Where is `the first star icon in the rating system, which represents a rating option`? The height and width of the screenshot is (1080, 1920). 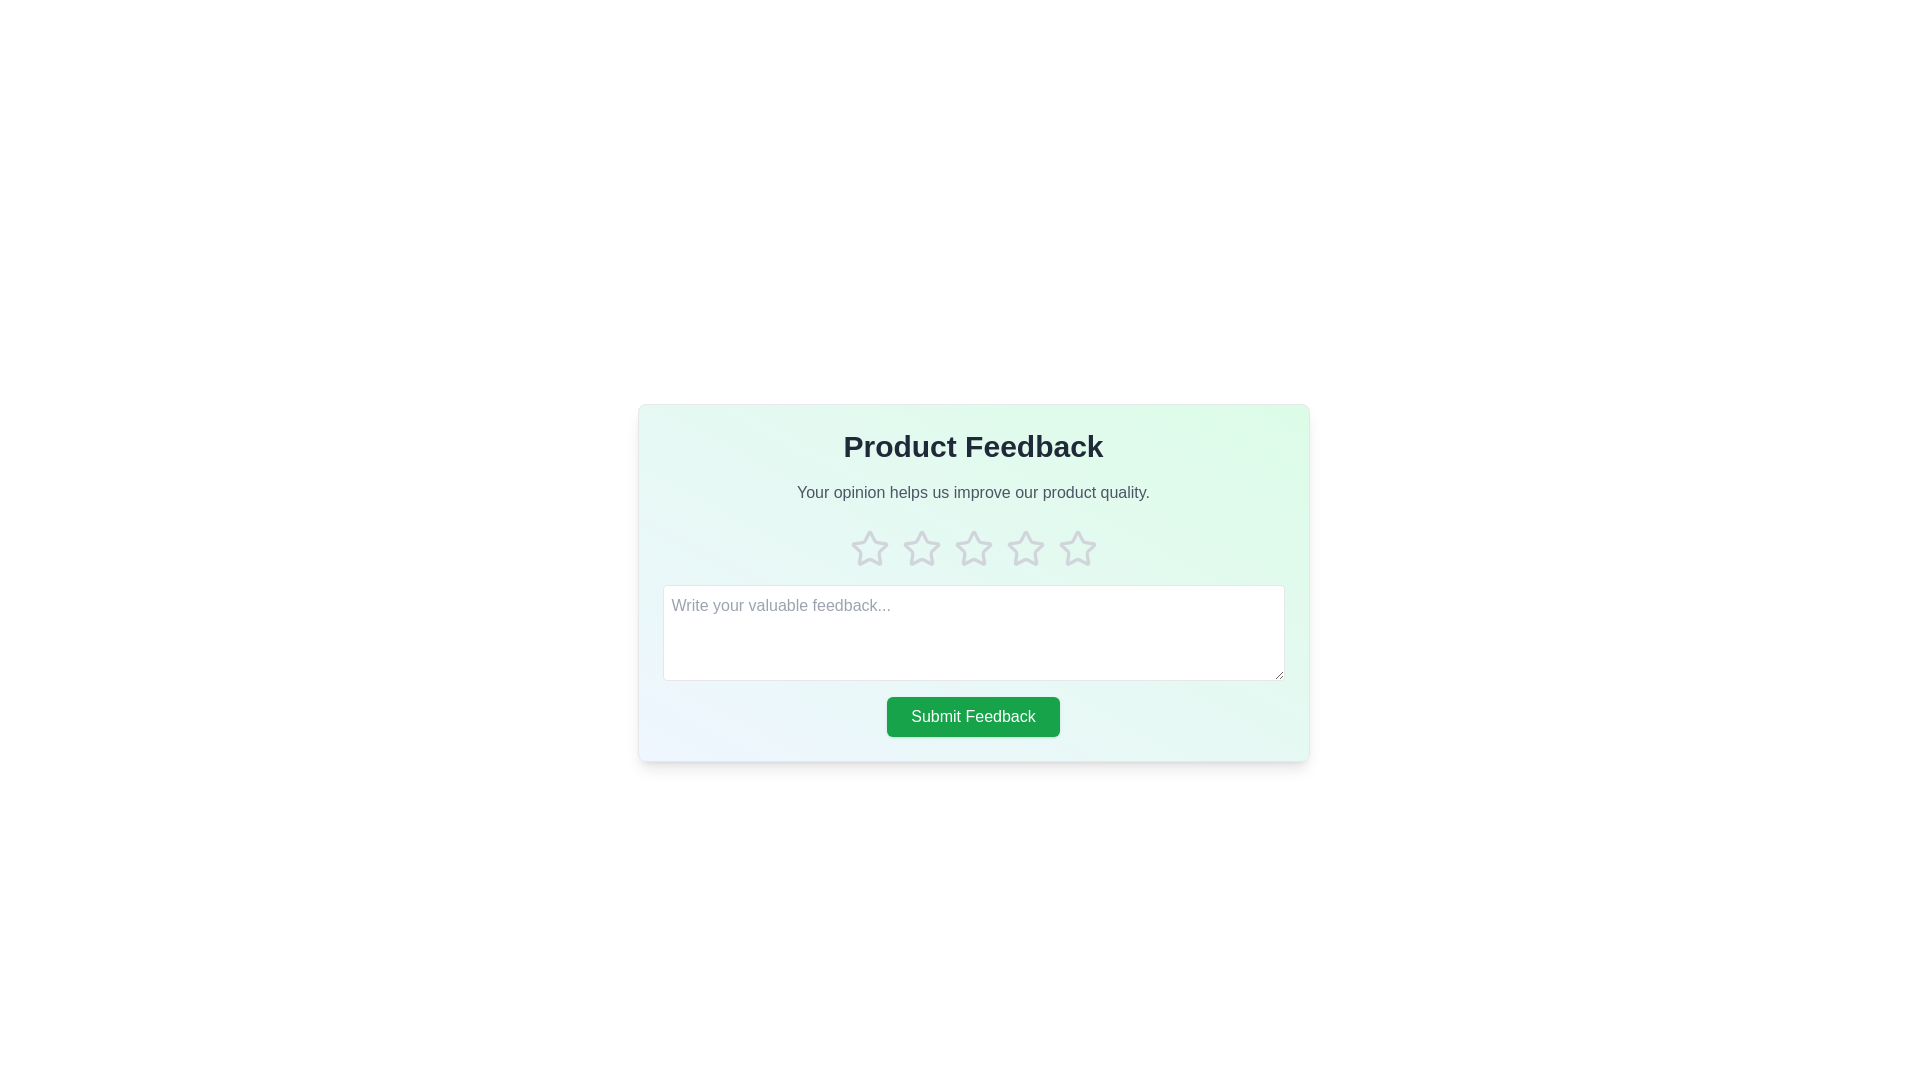
the first star icon in the rating system, which represents a rating option is located at coordinates (869, 548).